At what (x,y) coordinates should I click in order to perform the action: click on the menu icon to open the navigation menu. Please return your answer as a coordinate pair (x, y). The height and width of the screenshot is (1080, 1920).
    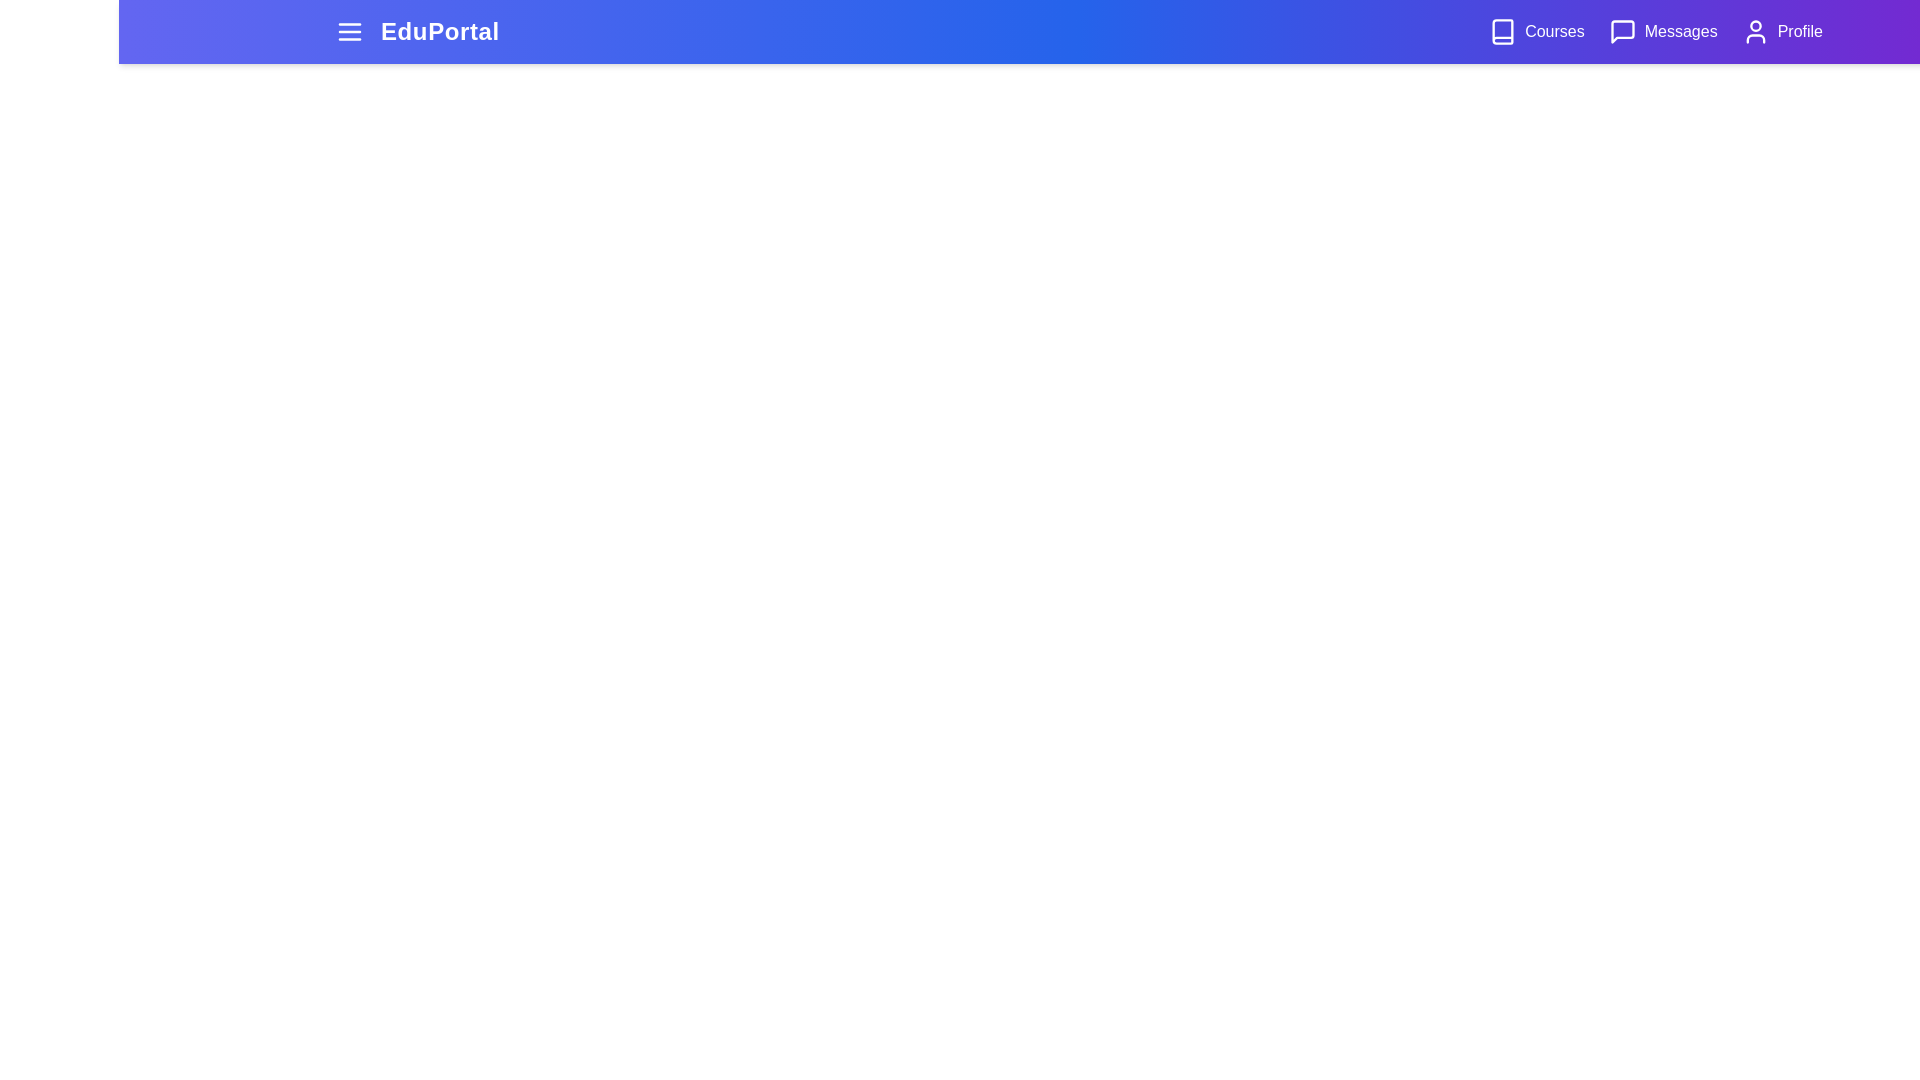
    Looking at the image, I should click on (350, 31).